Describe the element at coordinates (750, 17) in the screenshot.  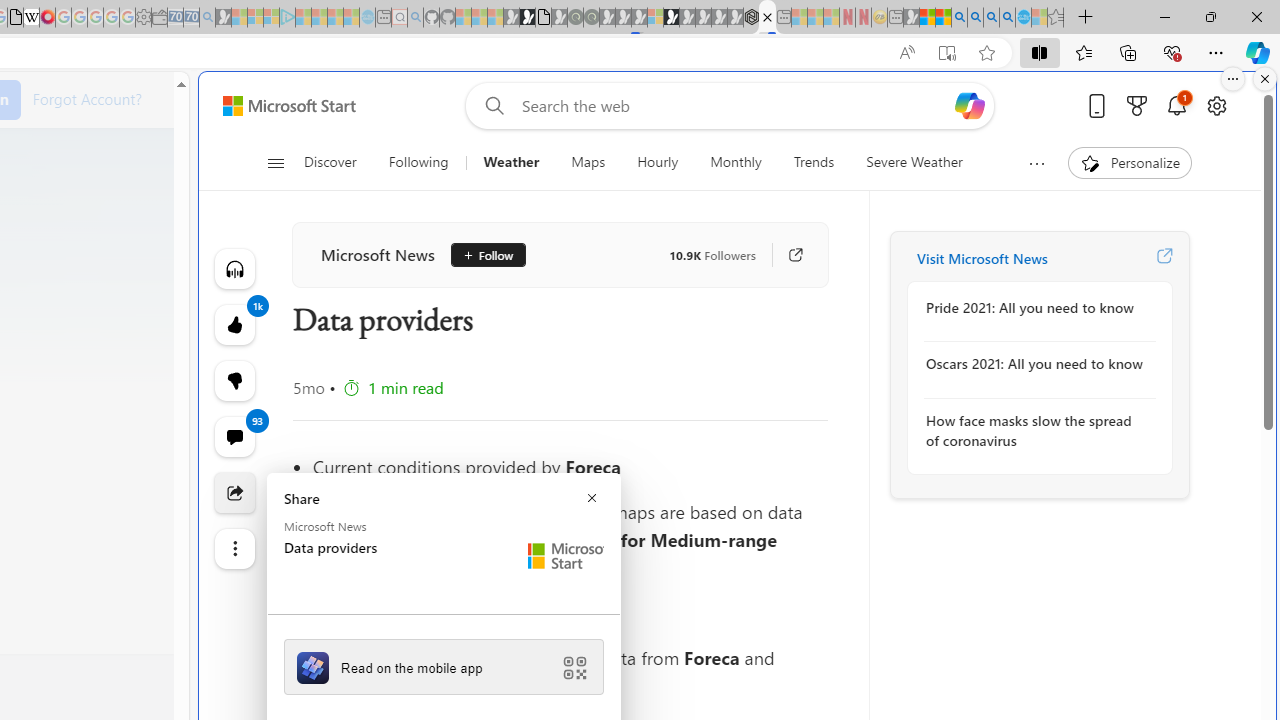
I see `'Nordace - Cooler Bags'` at that location.